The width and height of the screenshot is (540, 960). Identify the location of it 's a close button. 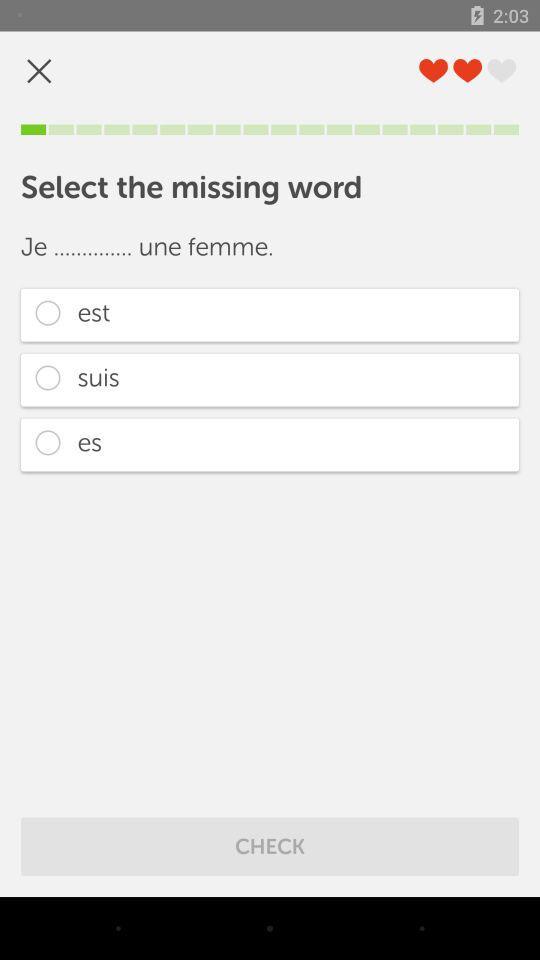
(39, 71).